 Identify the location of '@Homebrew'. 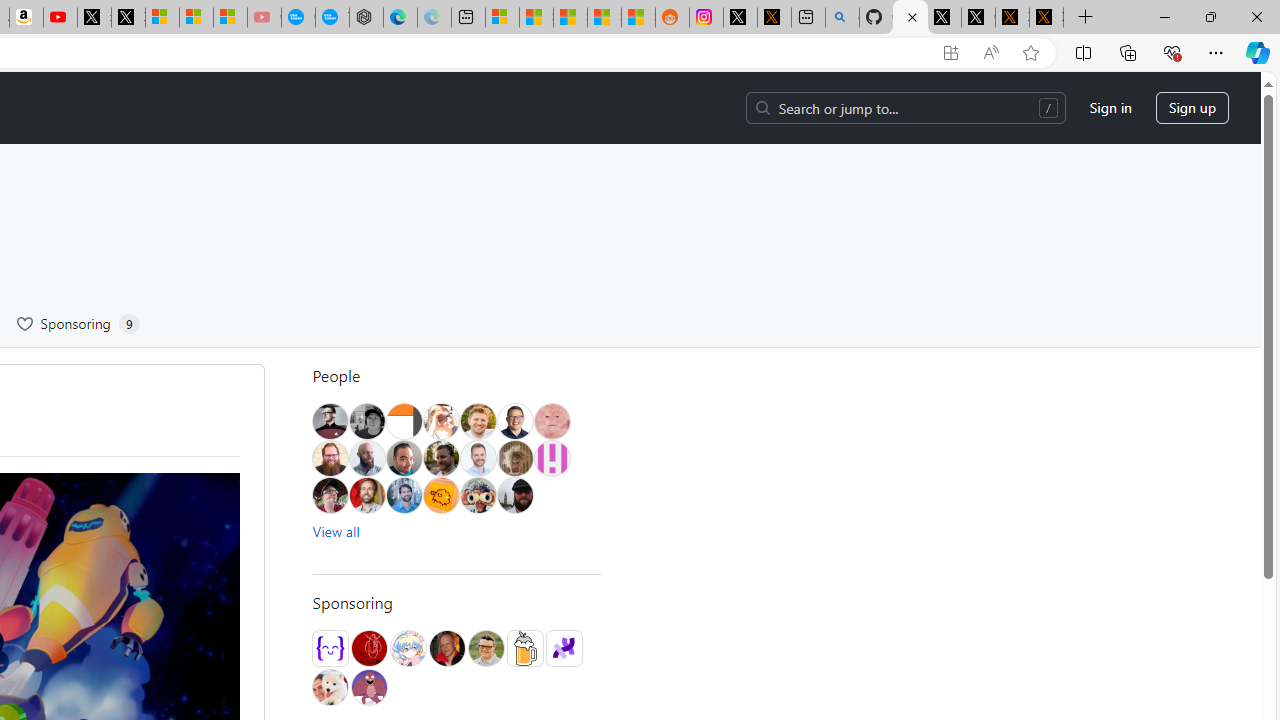
(524, 648).